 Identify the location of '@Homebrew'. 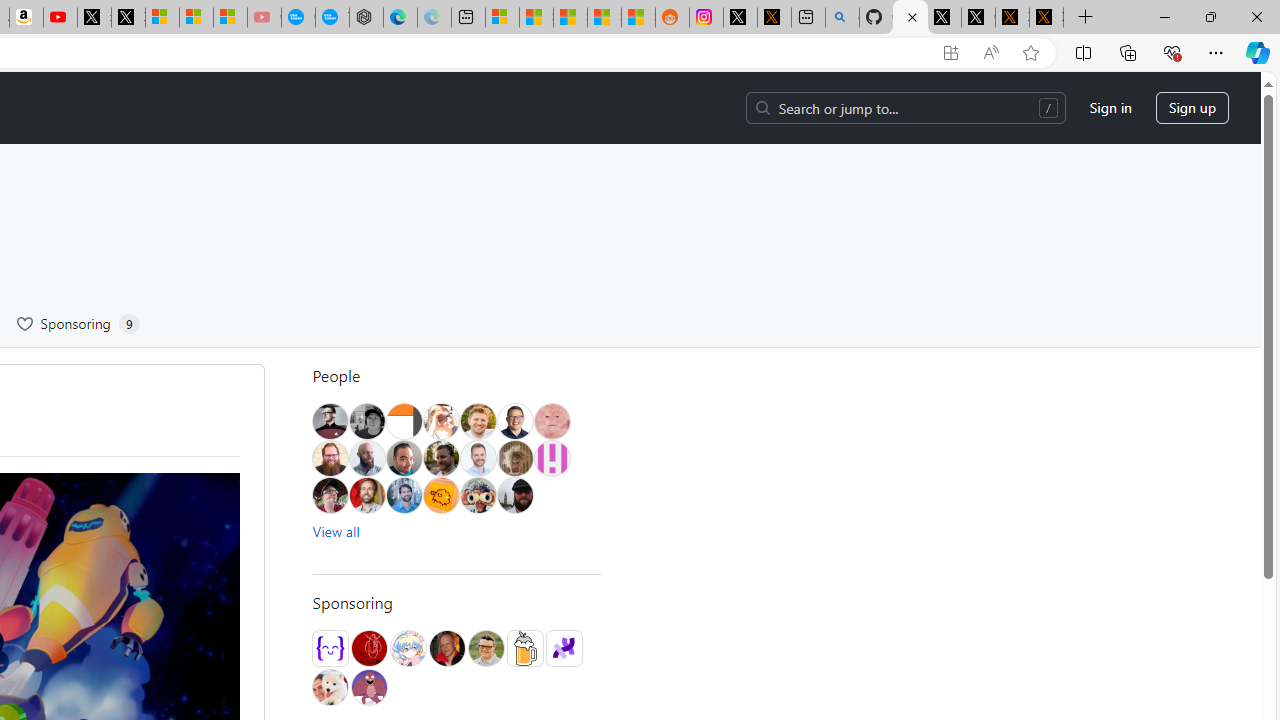
(524, 648).